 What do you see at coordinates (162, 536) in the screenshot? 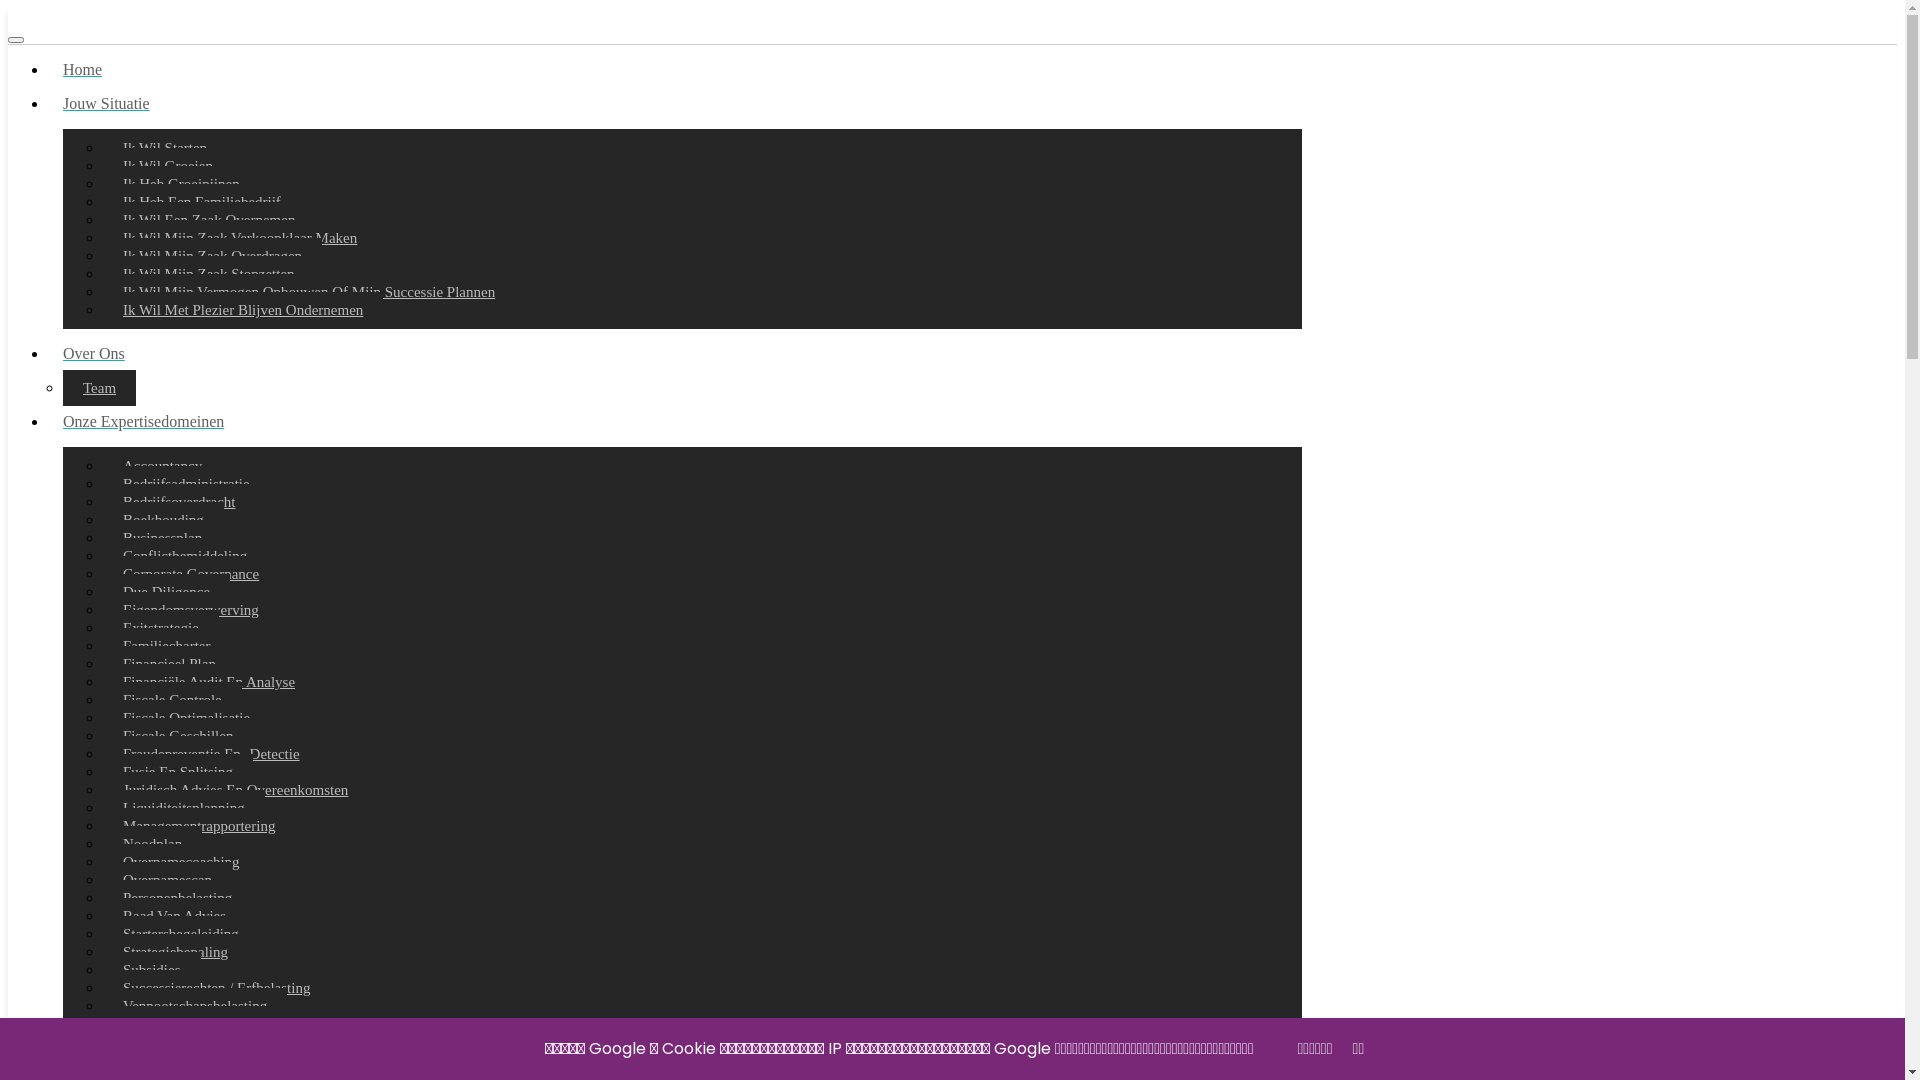
I see `'Businessplan'` at bounding box center [162, 536].